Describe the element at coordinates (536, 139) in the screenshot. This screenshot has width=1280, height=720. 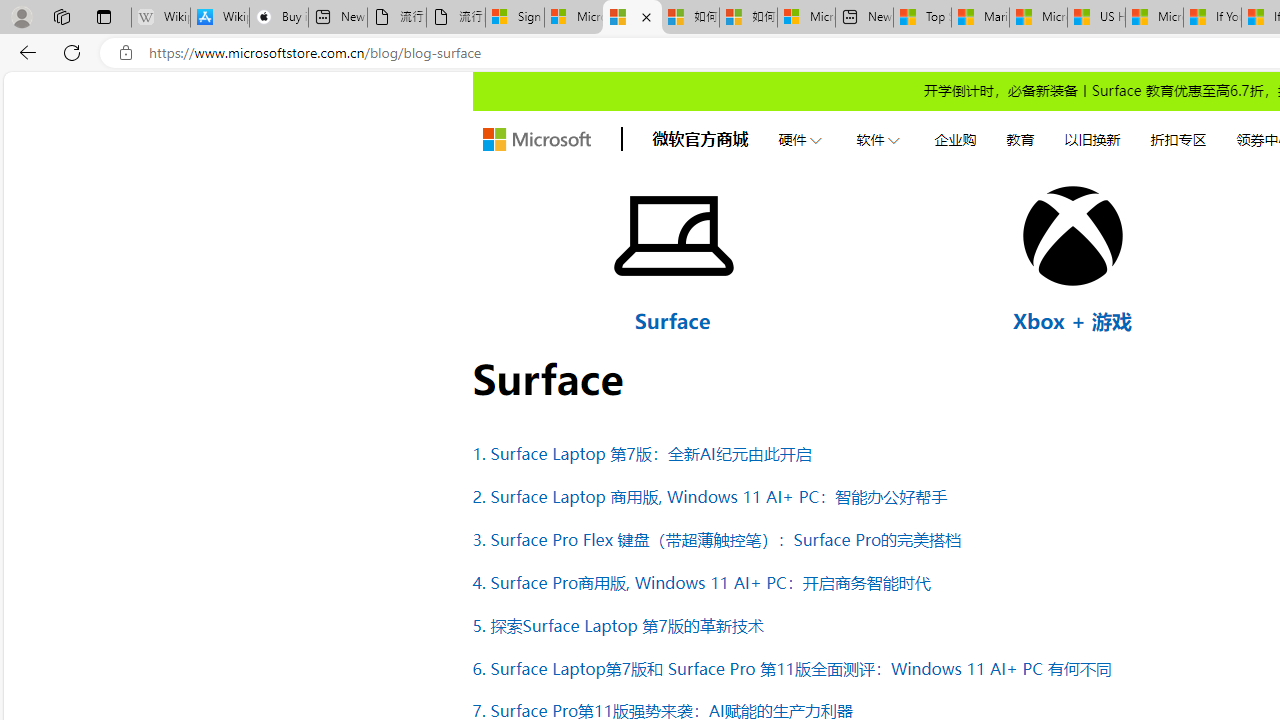
I see `'store logo'` at that location.